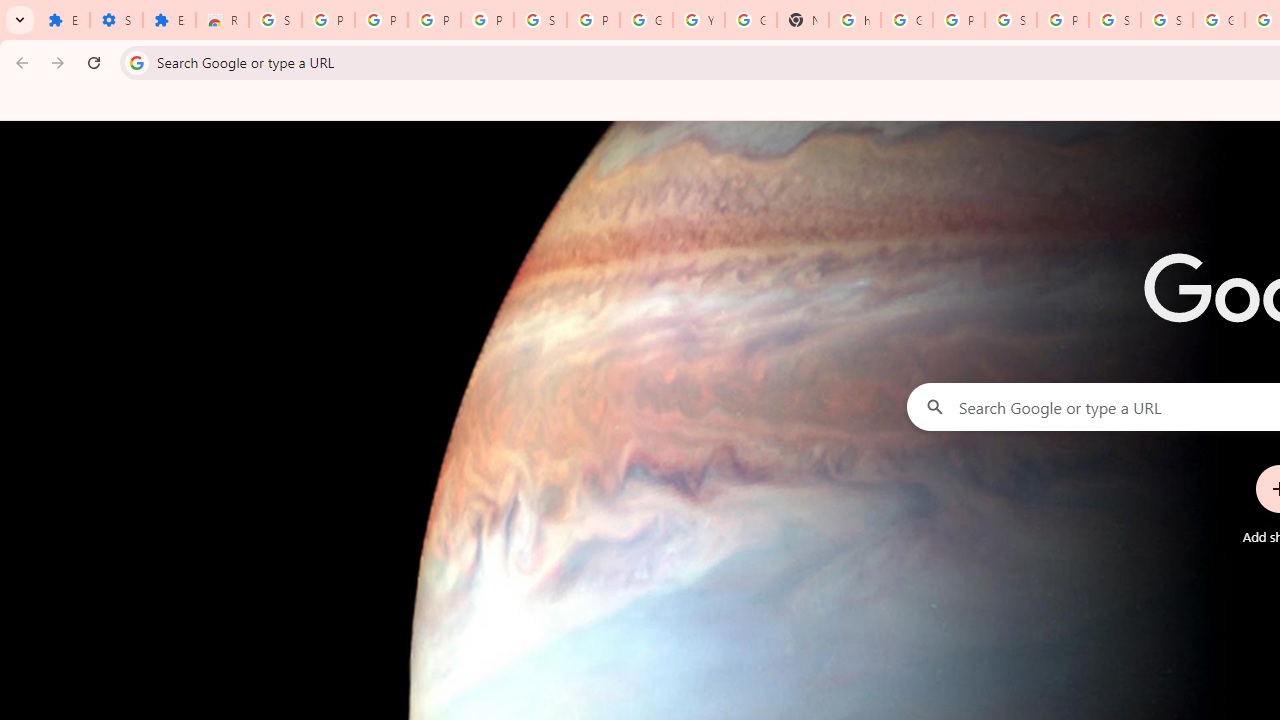 This screenshot has height=720, width=1280. What do you see at coordinates (63, 20) in the screenshot?
I see `'Extensions'` at bounding box center [63, 20].